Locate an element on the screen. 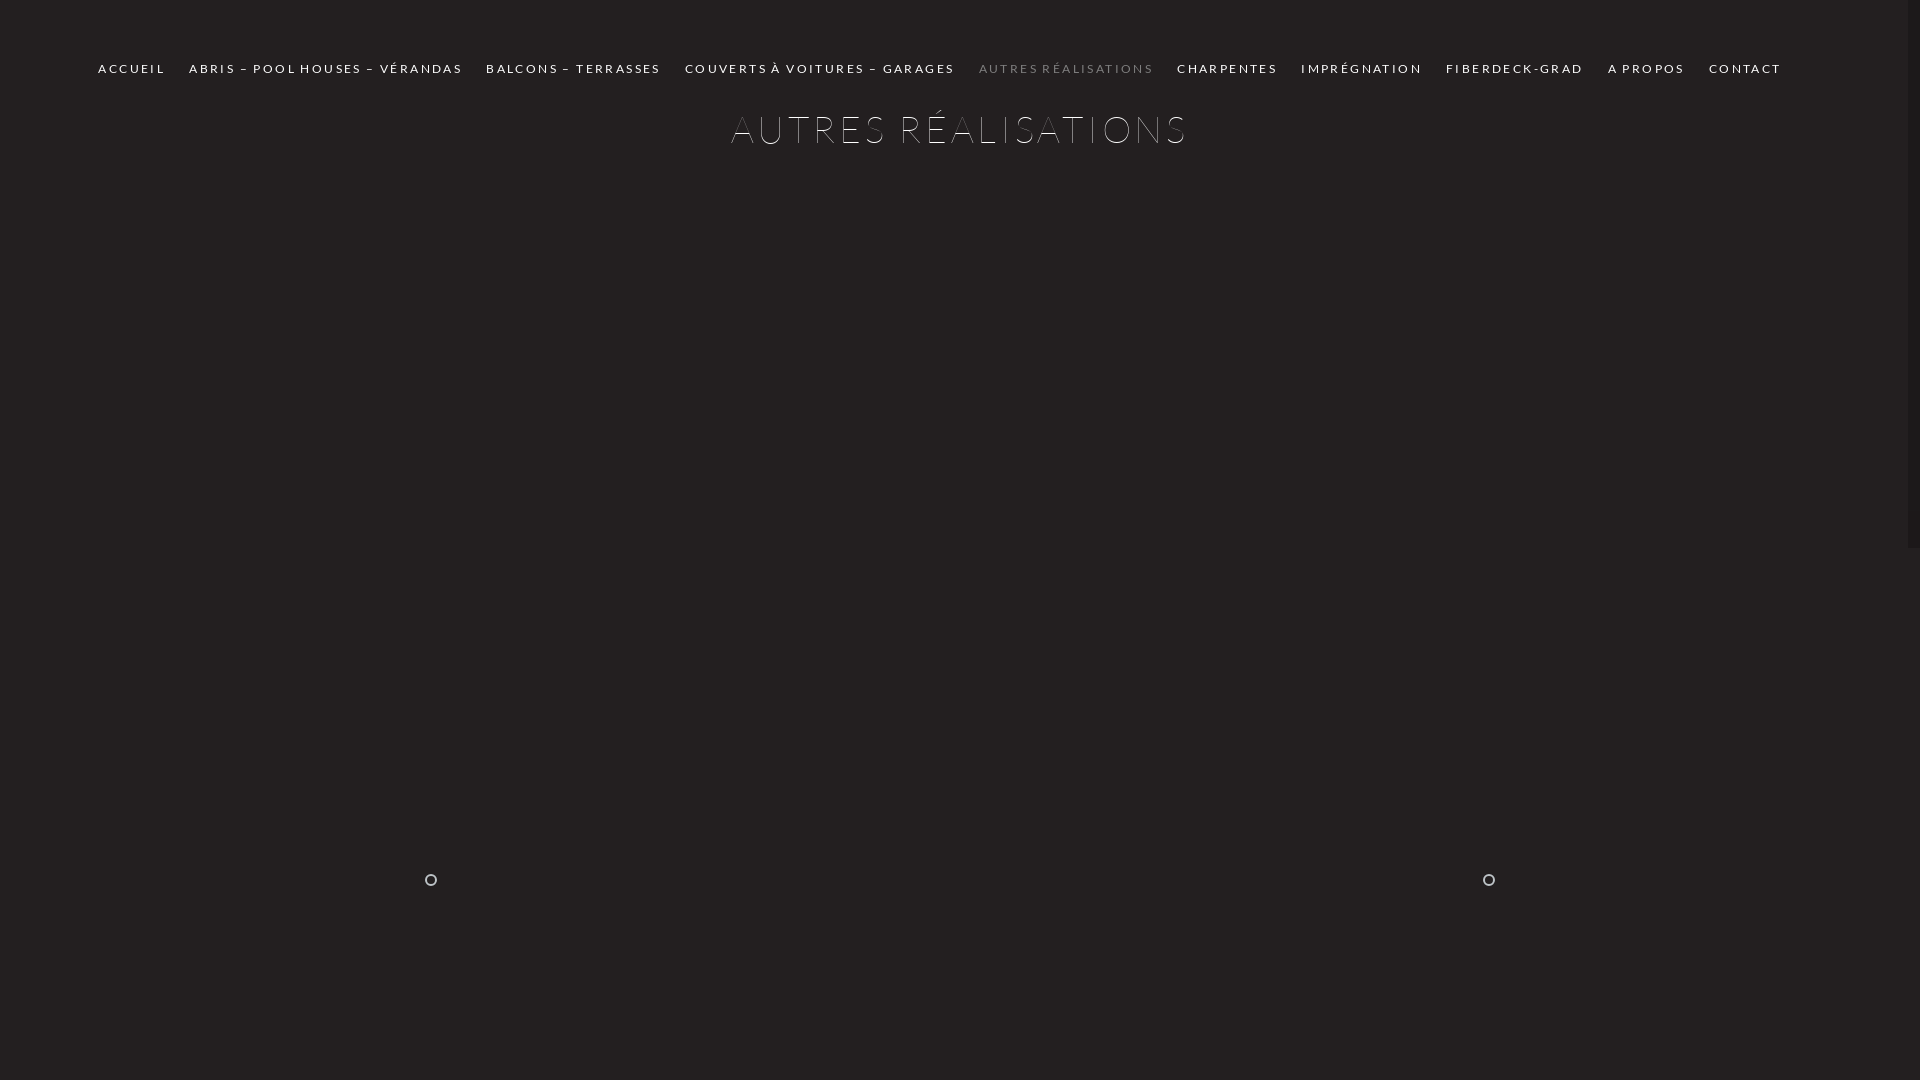 The width and height of the screenshot is (1920, 1080). 'CONTACT' is located at coordinates (1744, 67).